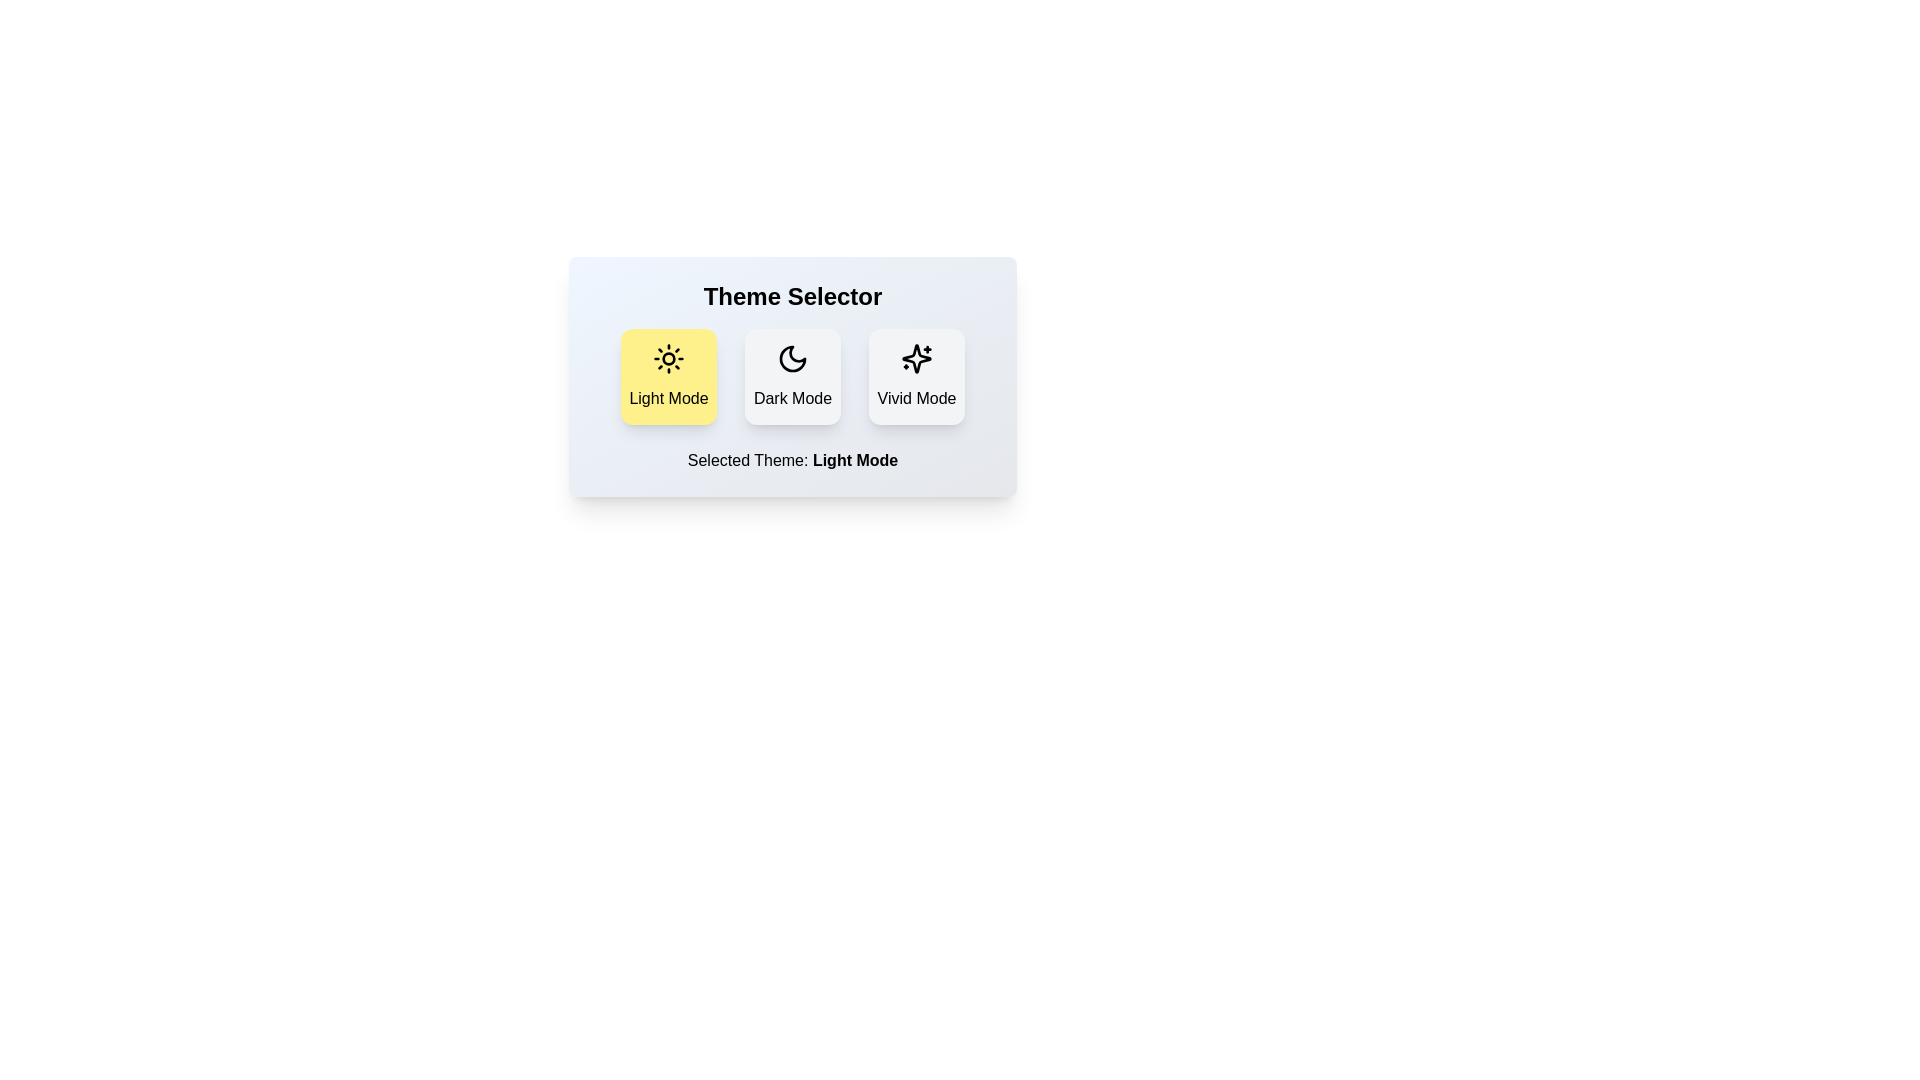  Describe the element at coordinates (791, 377) in the screenshot. I see `the theme by clicking on the corresponding button: Dark Mode` at that location.